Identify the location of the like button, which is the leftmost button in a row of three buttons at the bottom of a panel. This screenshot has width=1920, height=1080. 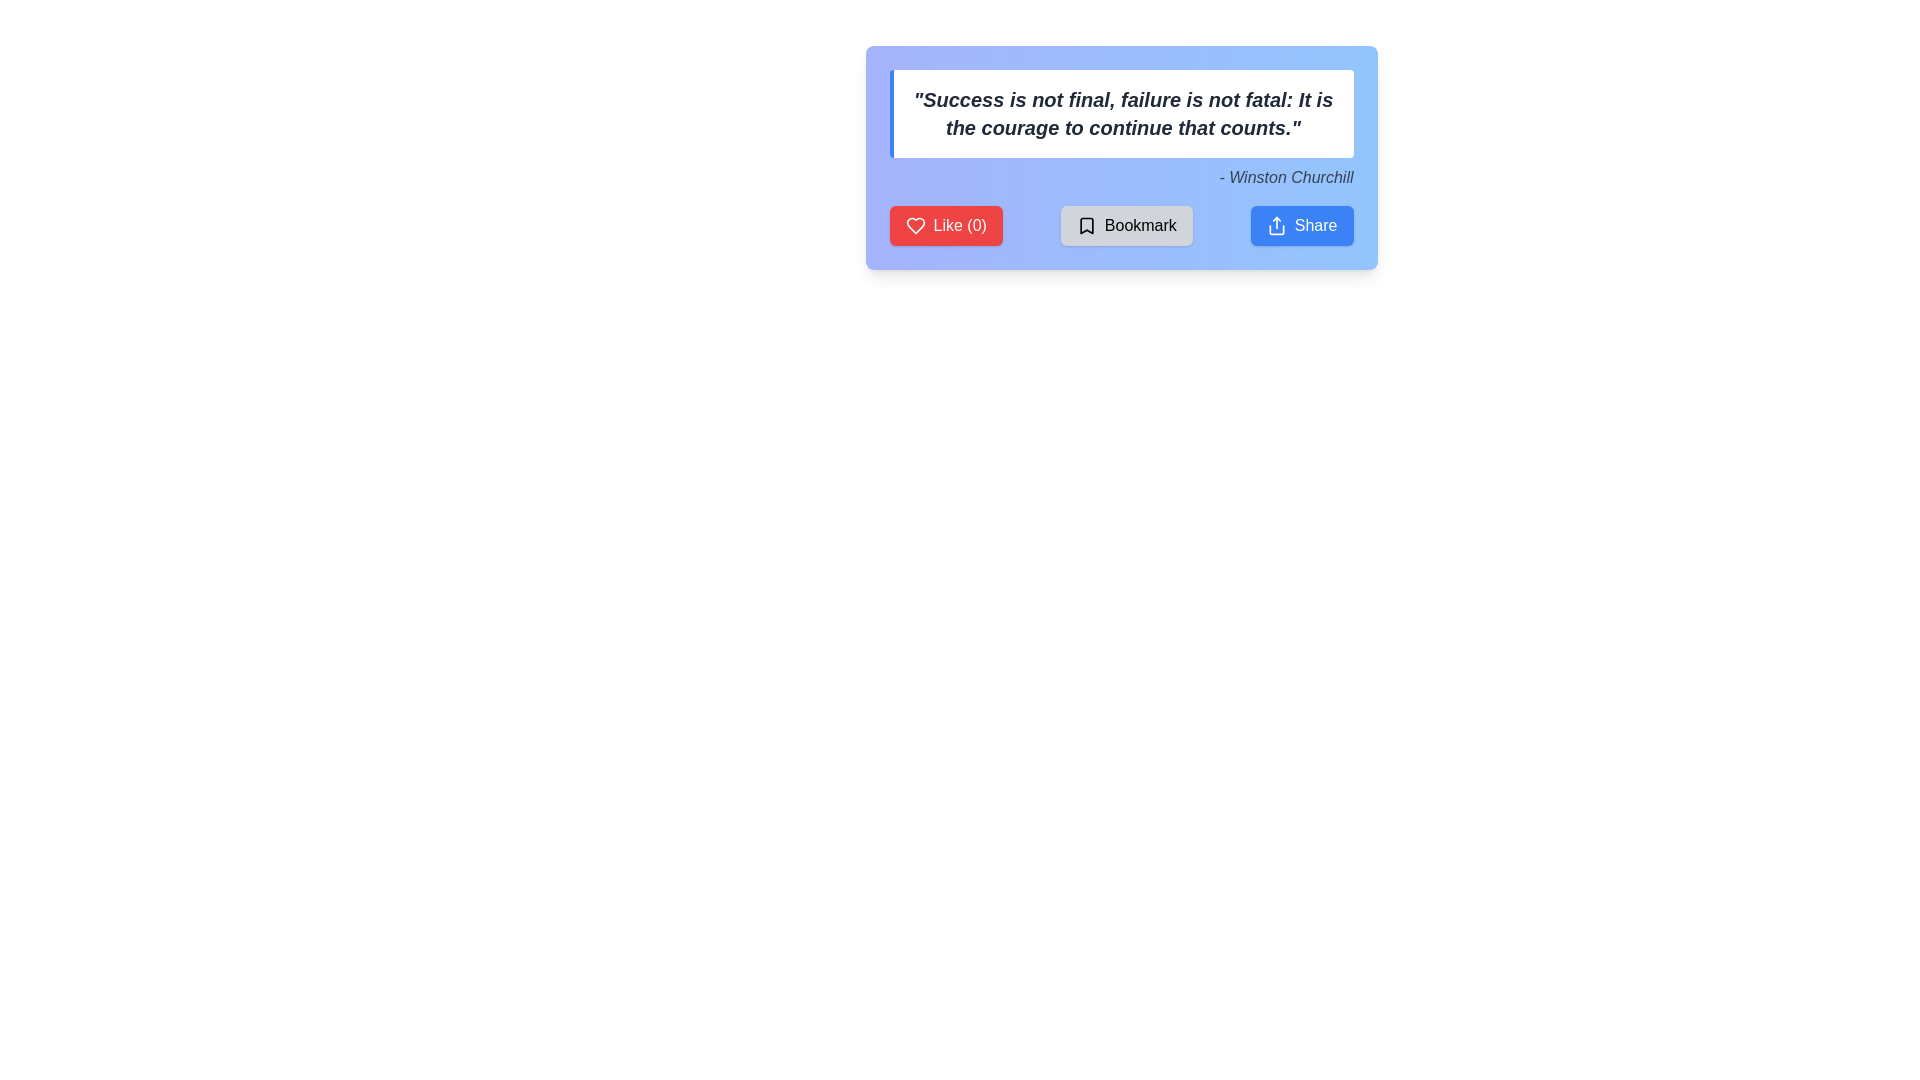
(945, 225).